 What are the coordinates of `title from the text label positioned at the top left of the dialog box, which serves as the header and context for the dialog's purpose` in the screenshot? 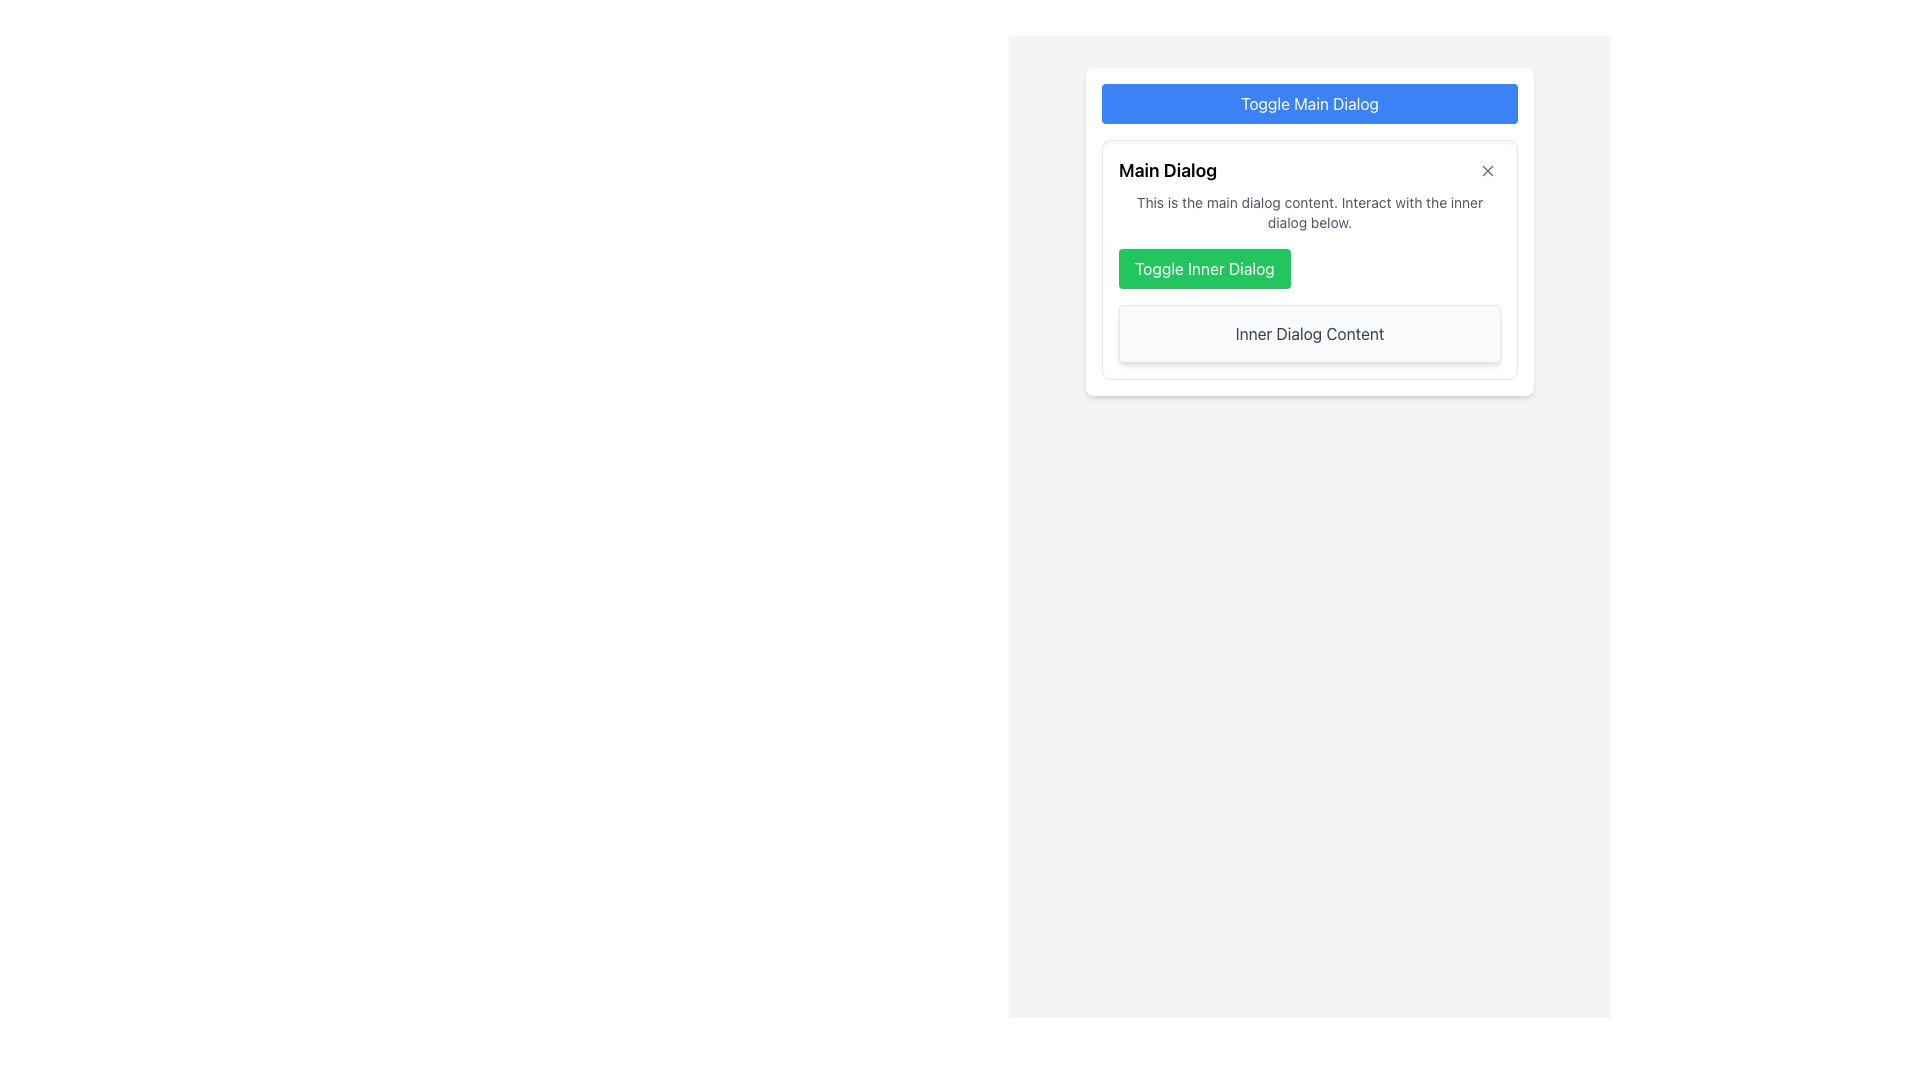 It's located at (1167, 169).